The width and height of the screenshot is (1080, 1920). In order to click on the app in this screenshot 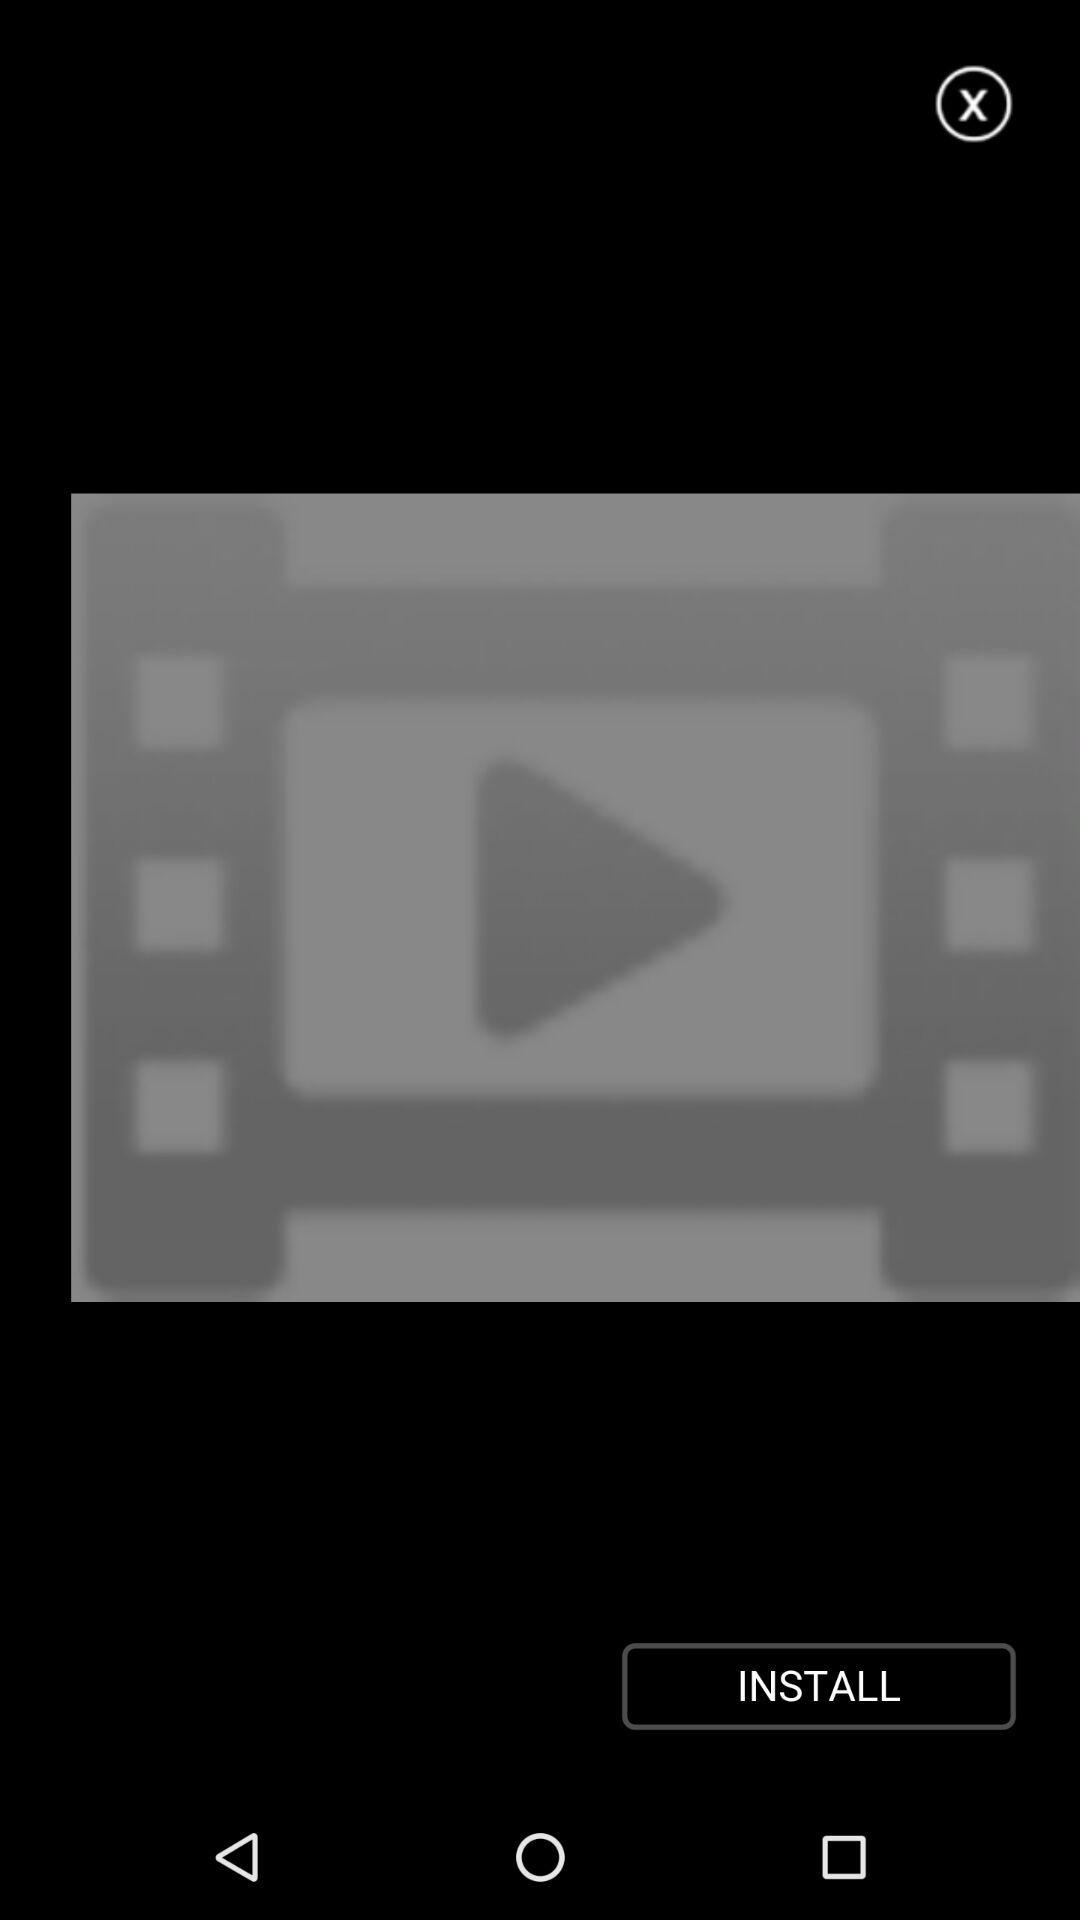, I will do `click(974, 104)`.